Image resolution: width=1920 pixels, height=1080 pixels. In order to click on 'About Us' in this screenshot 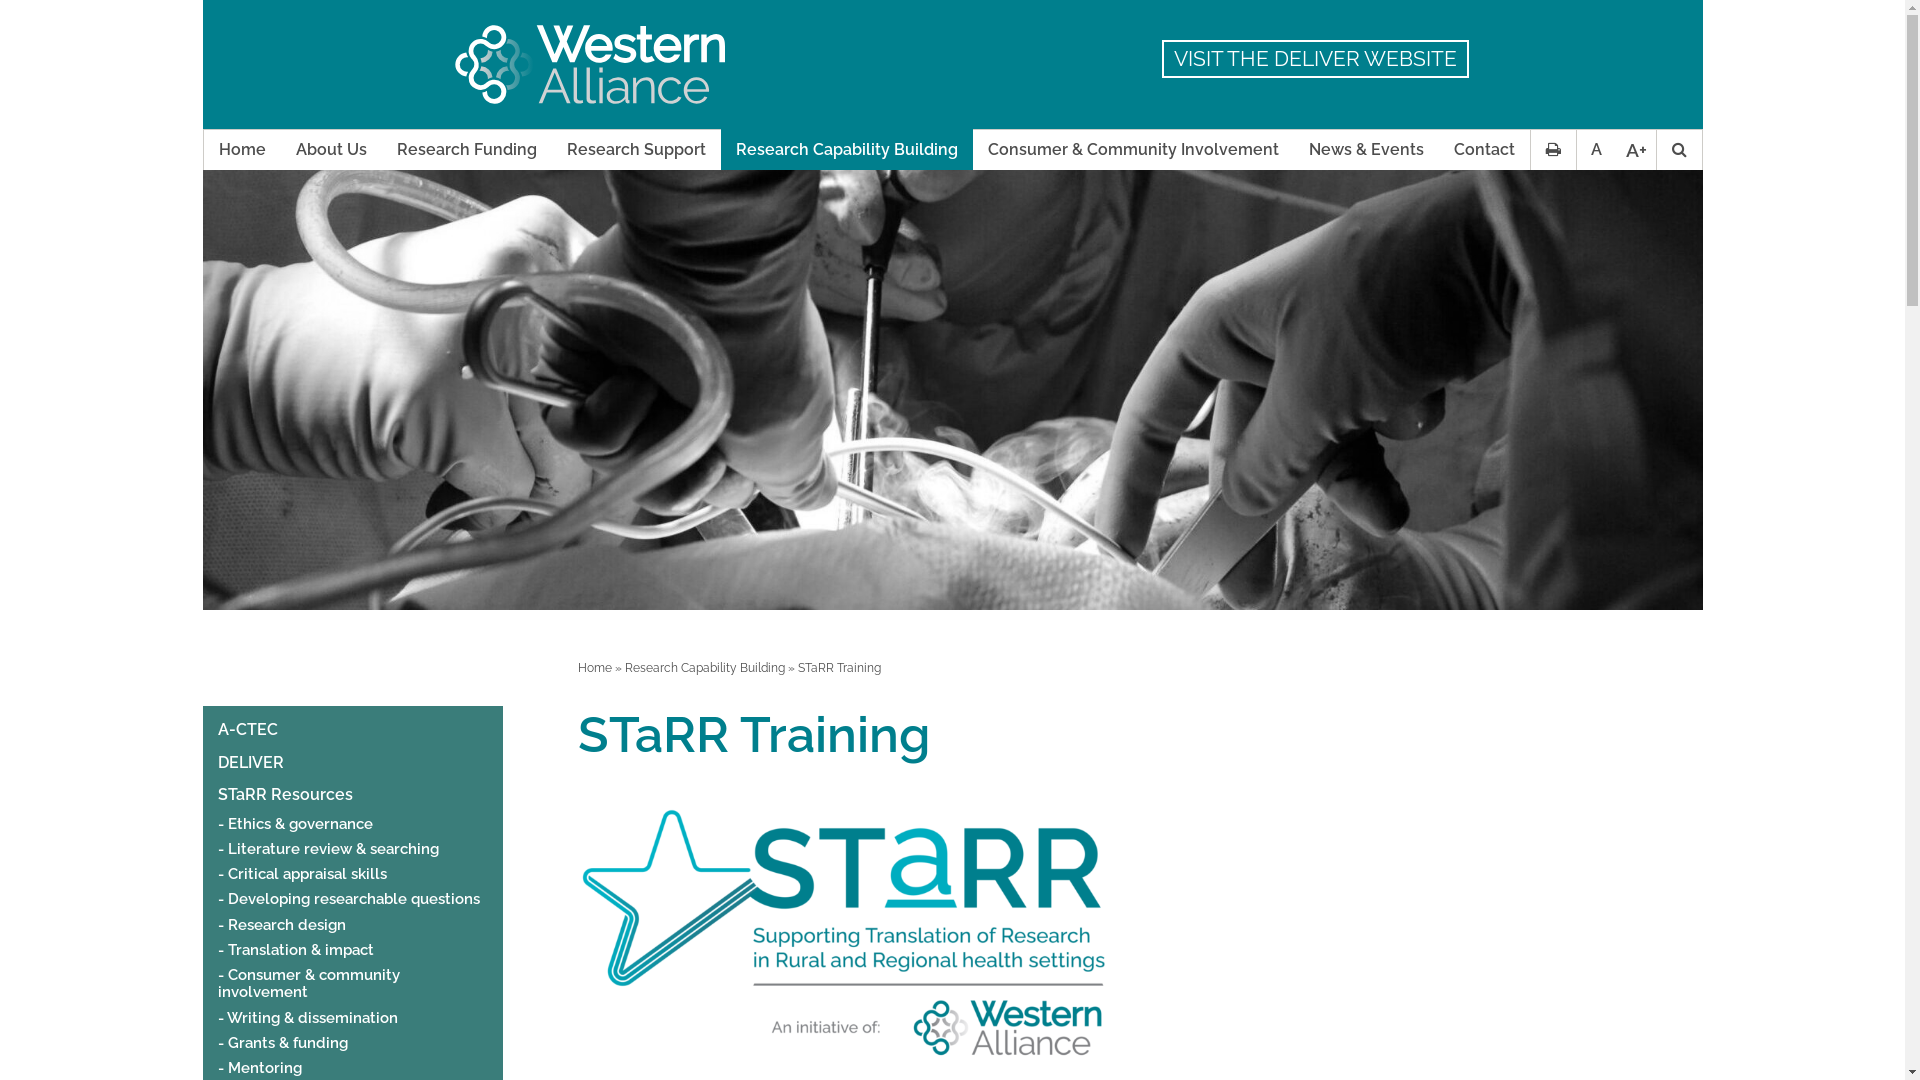, I will do `click(330, 149)`.